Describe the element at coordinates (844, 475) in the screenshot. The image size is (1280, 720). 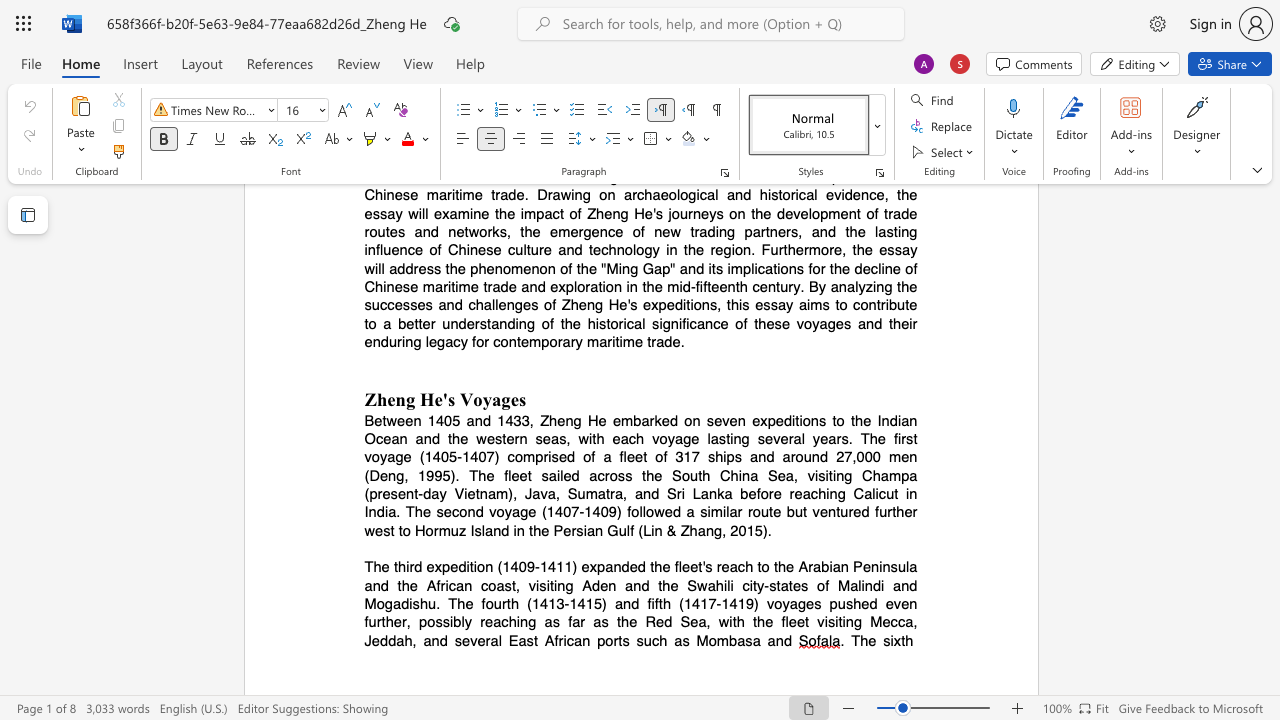
I see `the subset text "g Ch" within the text "of a fleet of 317 ships and around 27,000 men (Deng, 1995). The fleet sailed across the South China Sea, visiting Champa (present-day Vietnam), Java, Sumatra, and Sri Lanka before reaching"` at that location.